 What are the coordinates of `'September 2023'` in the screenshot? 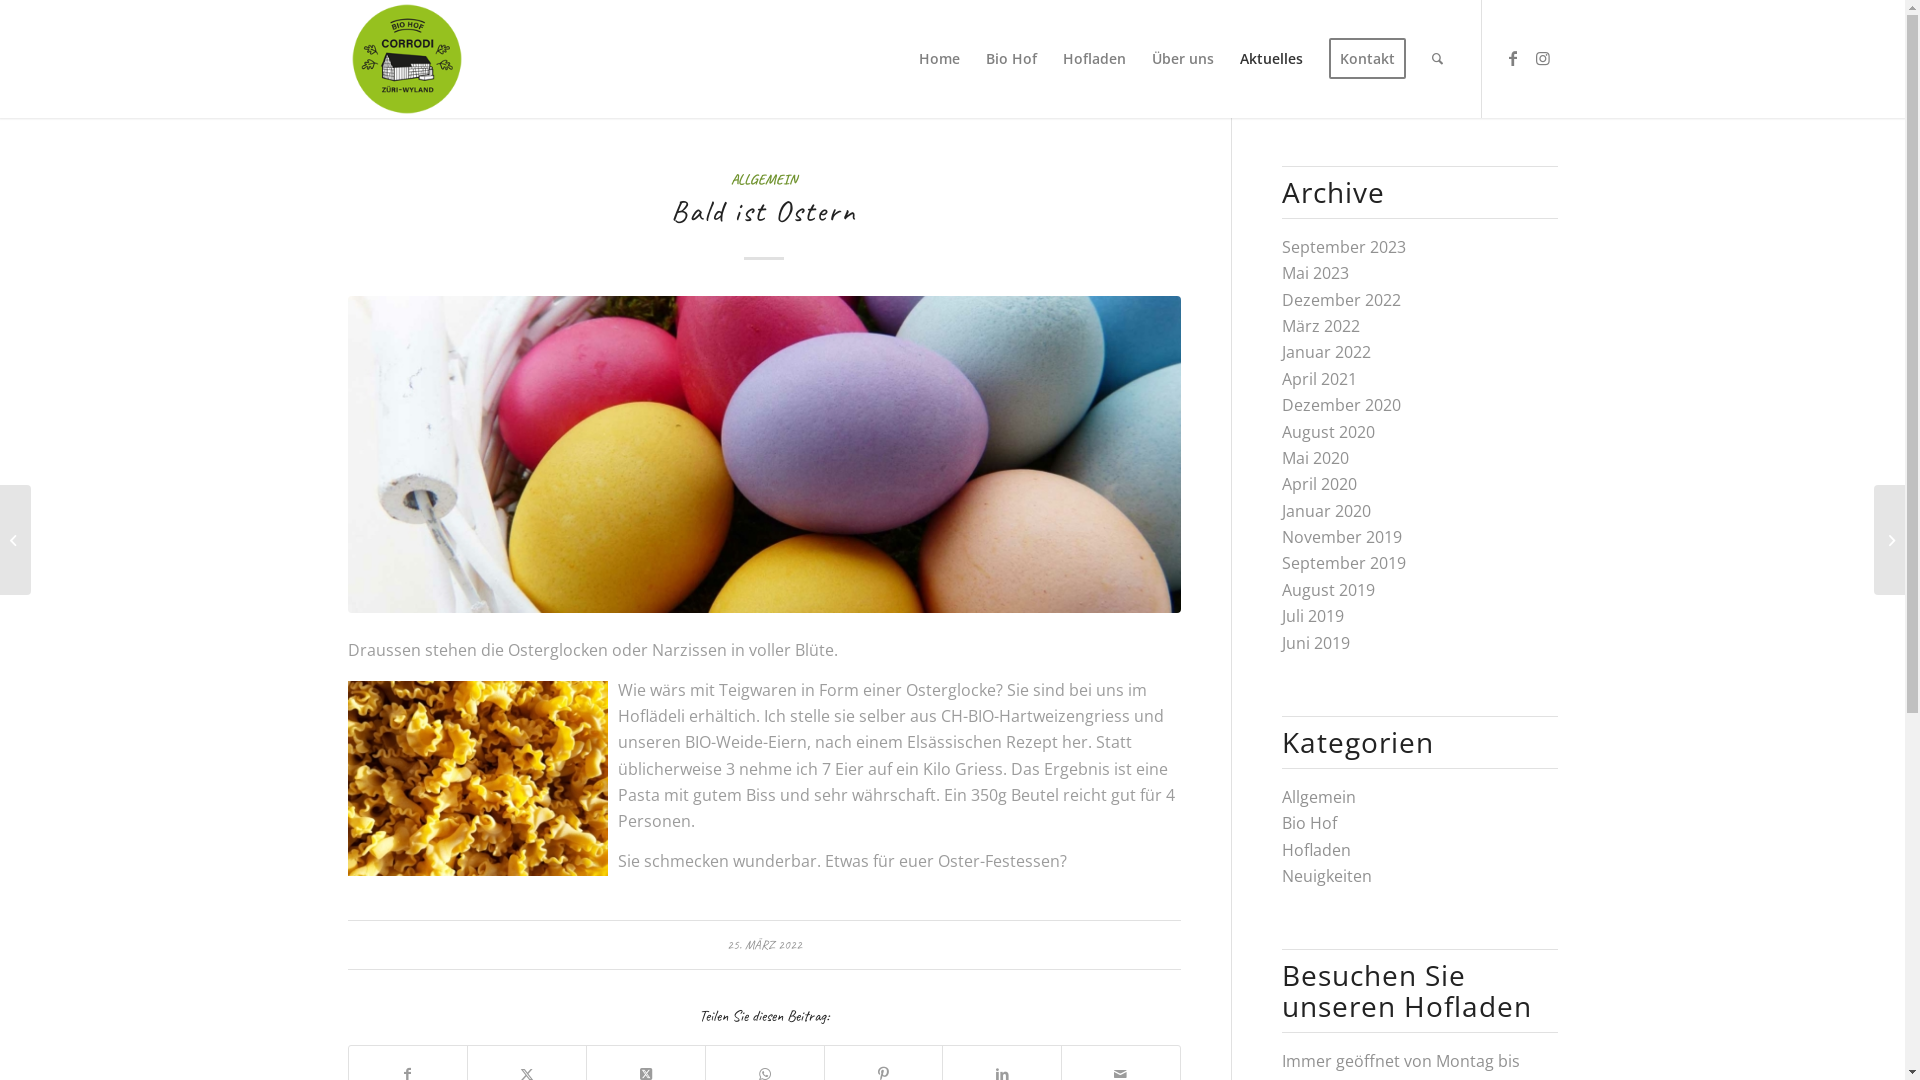 It's located at (1344, 245).